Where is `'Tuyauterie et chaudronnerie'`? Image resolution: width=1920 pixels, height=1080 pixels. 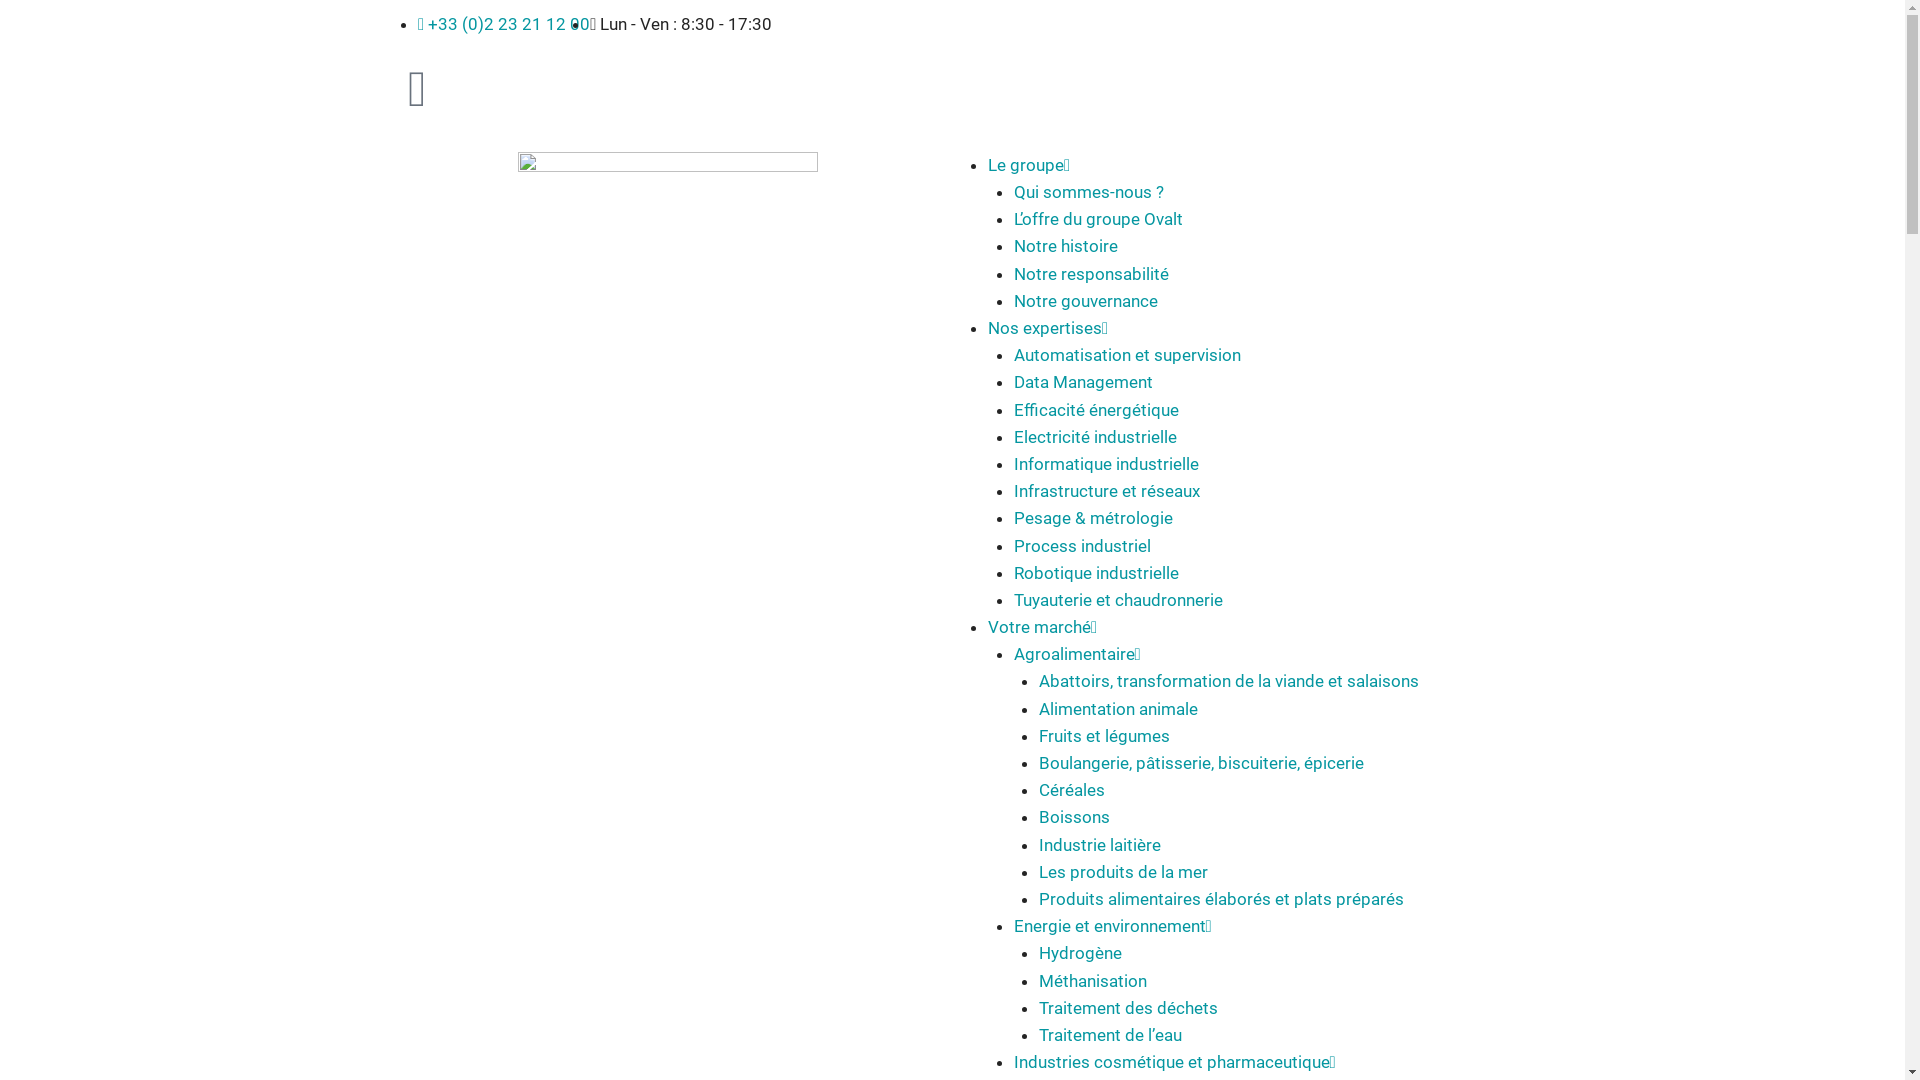
'Tuyauterie et chaudronnerie' is located at coordinates (1117, 599).